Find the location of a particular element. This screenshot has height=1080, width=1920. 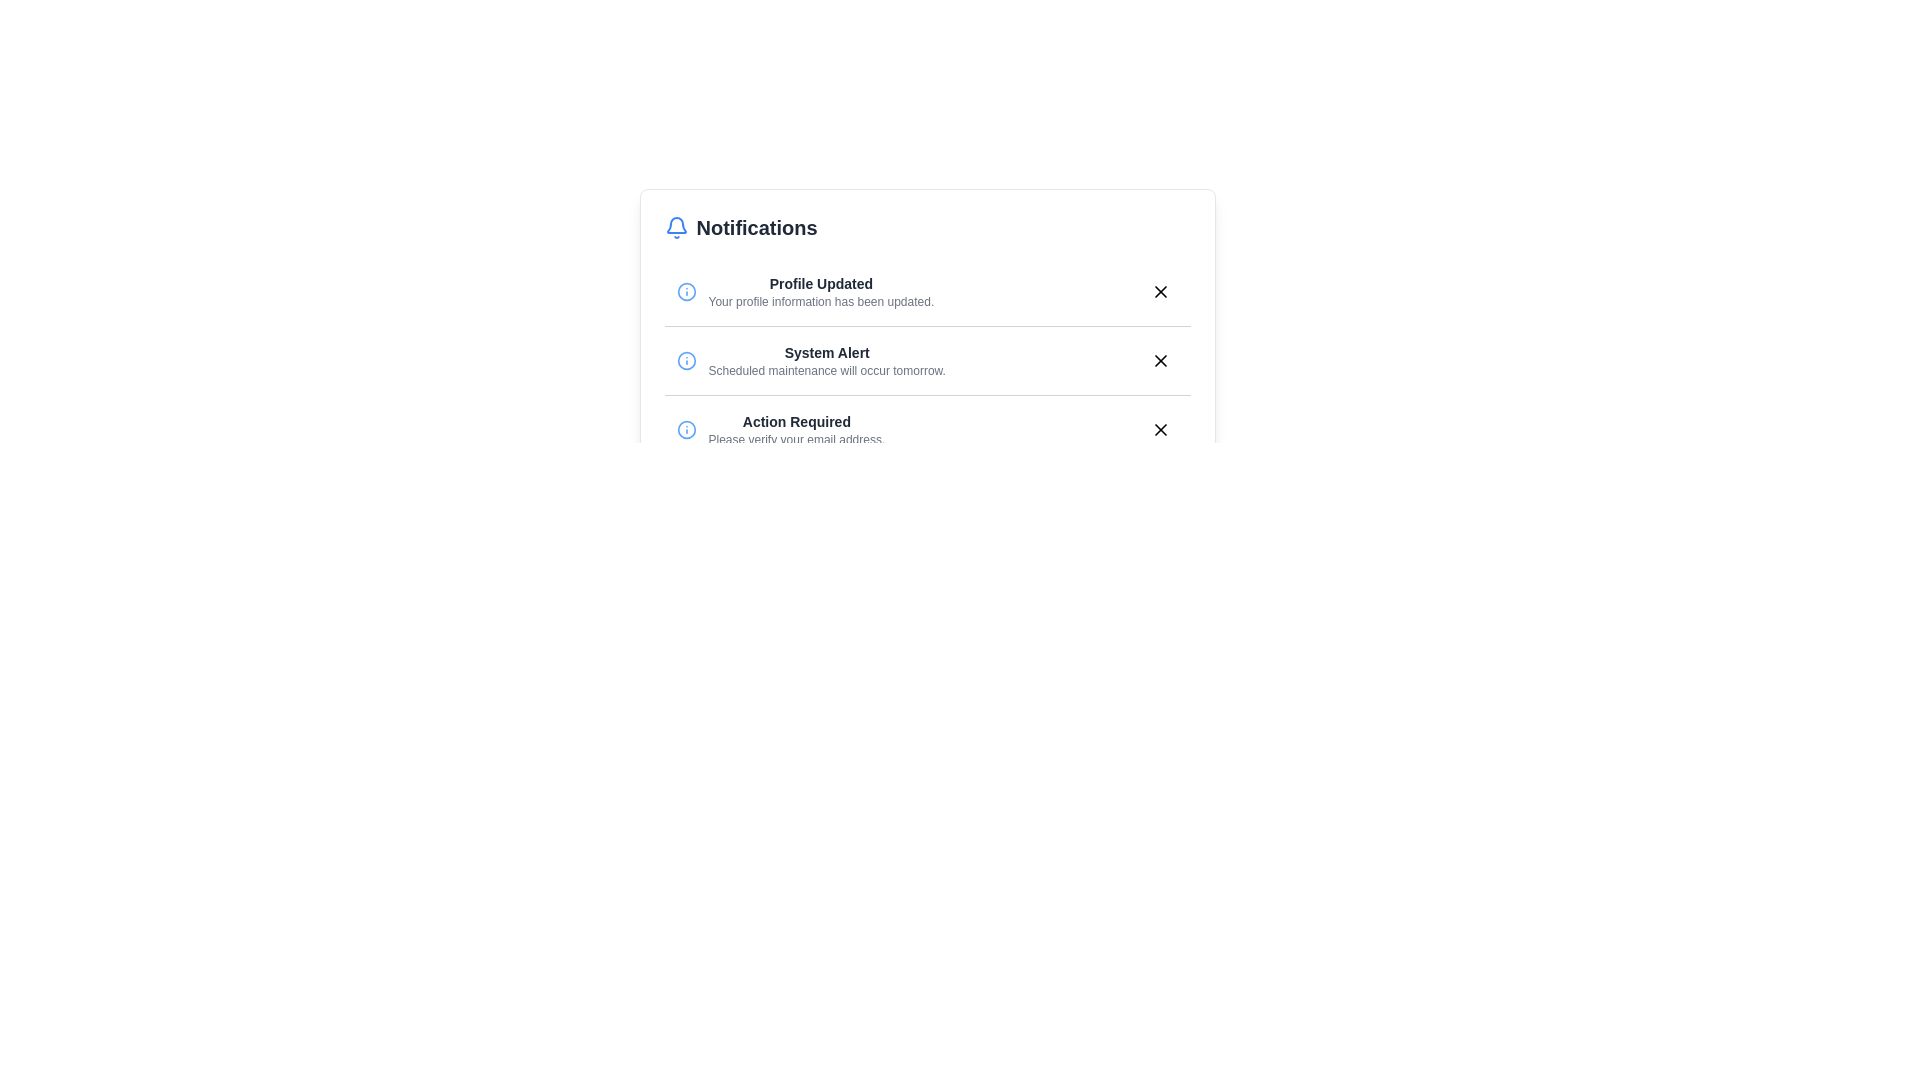

the bell icon associated with 'Notifications' located at the leftmost side of the notifications section is located at coordinates (676, 226).